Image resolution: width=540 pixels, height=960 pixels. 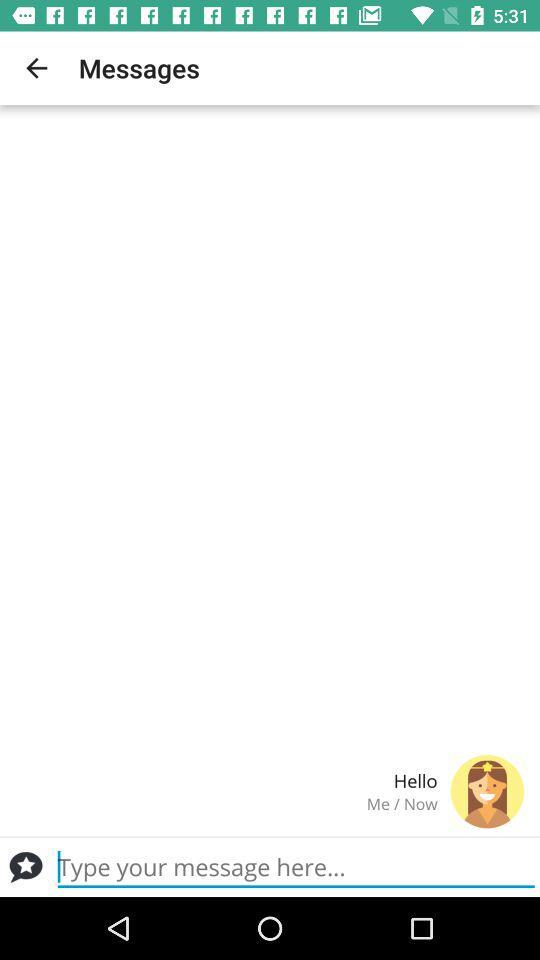 What do you see at coordinates (295, 866) in the screenshot?
I see `message text box` at bounding box center [295, 866].